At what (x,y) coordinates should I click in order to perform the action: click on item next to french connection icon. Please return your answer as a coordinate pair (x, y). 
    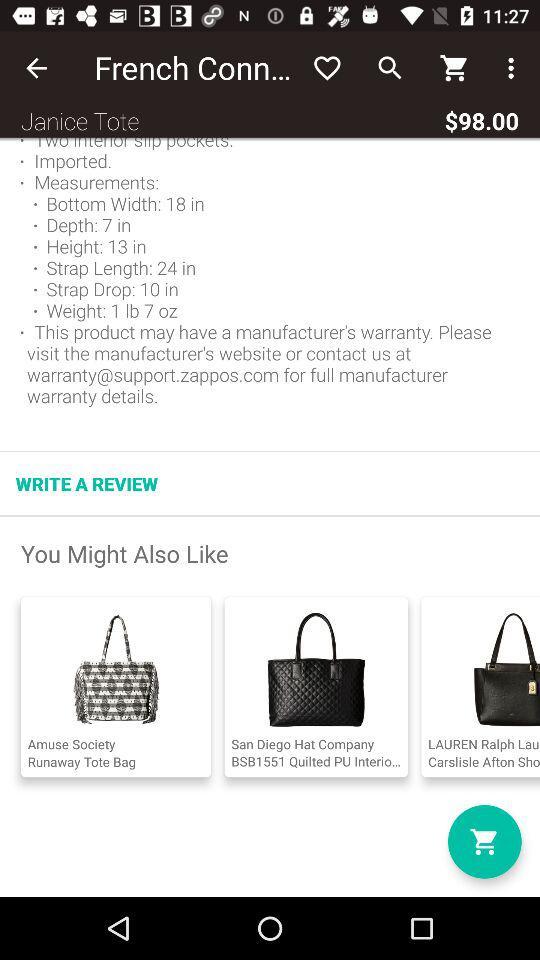
    Looking at the image, I should click on (327, 68).